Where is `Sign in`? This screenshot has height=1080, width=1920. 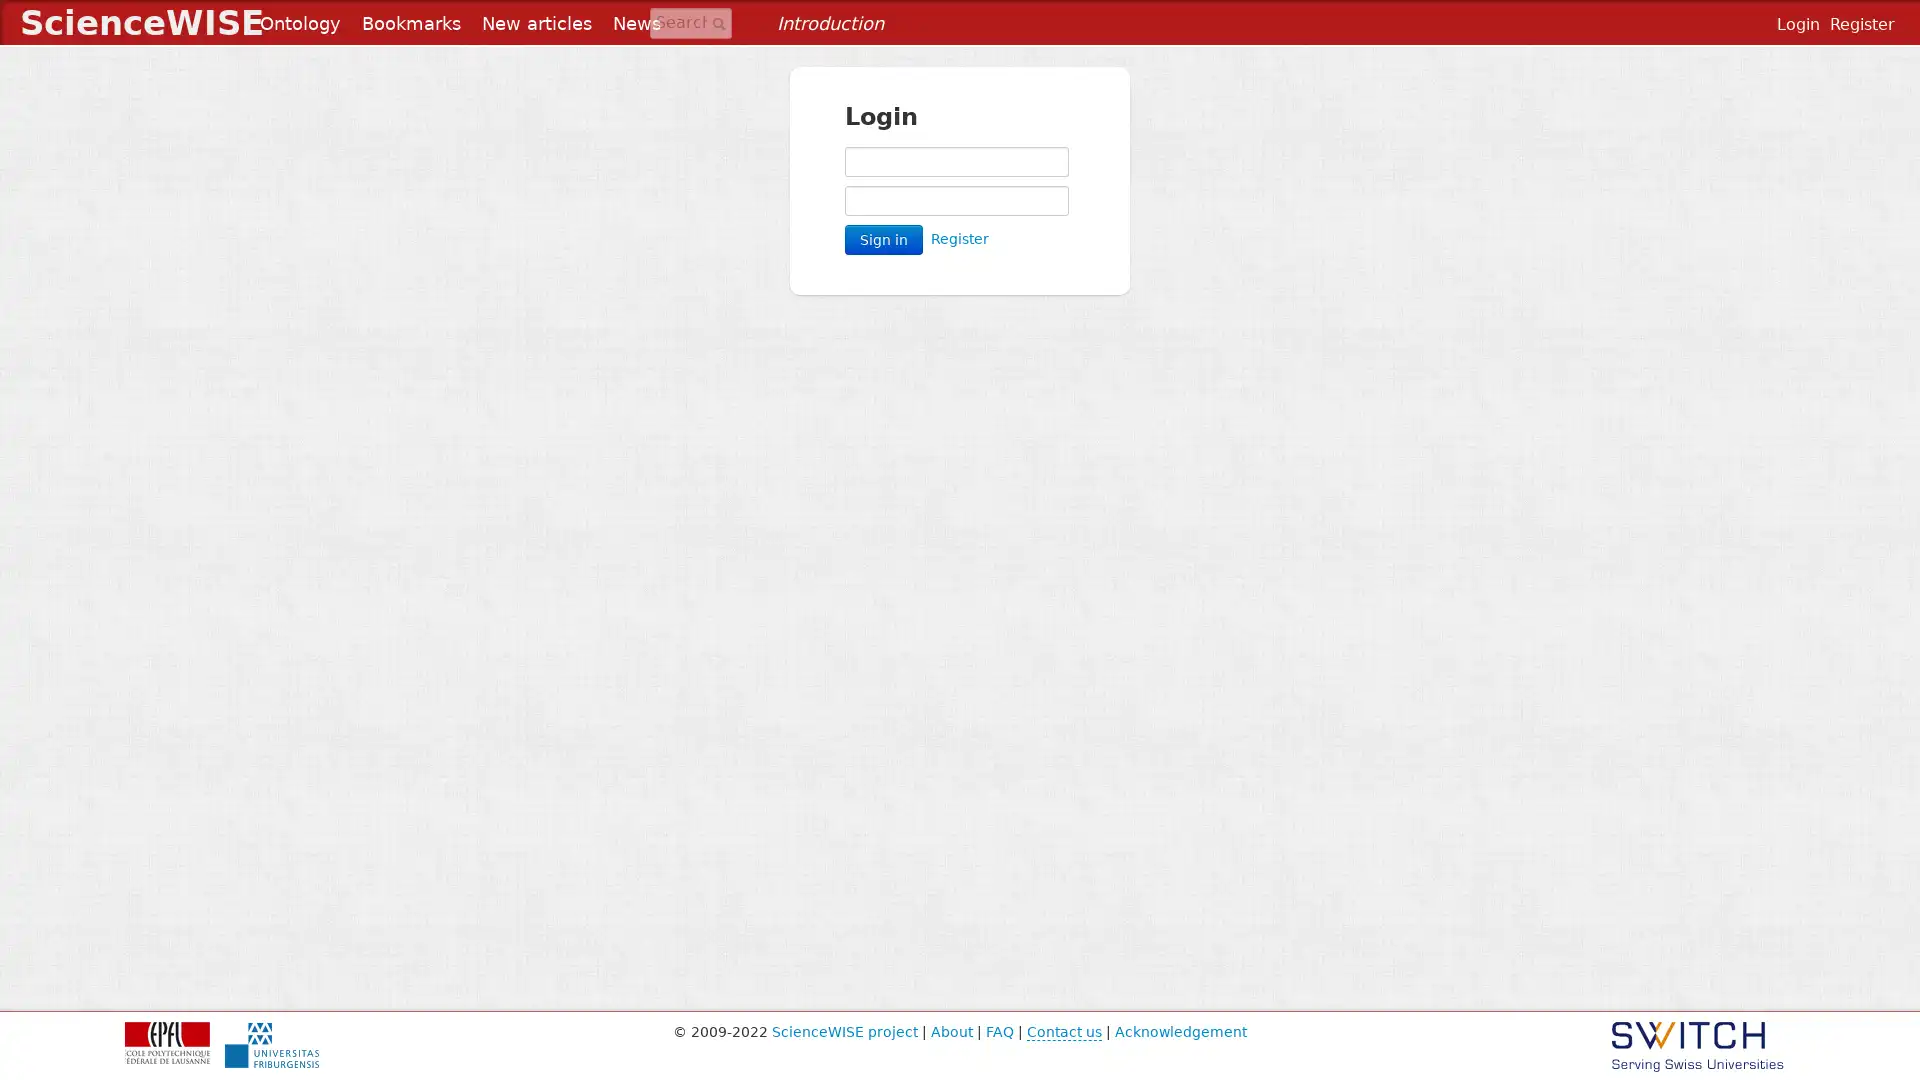 Sign in is located at coordinates (882, 238).